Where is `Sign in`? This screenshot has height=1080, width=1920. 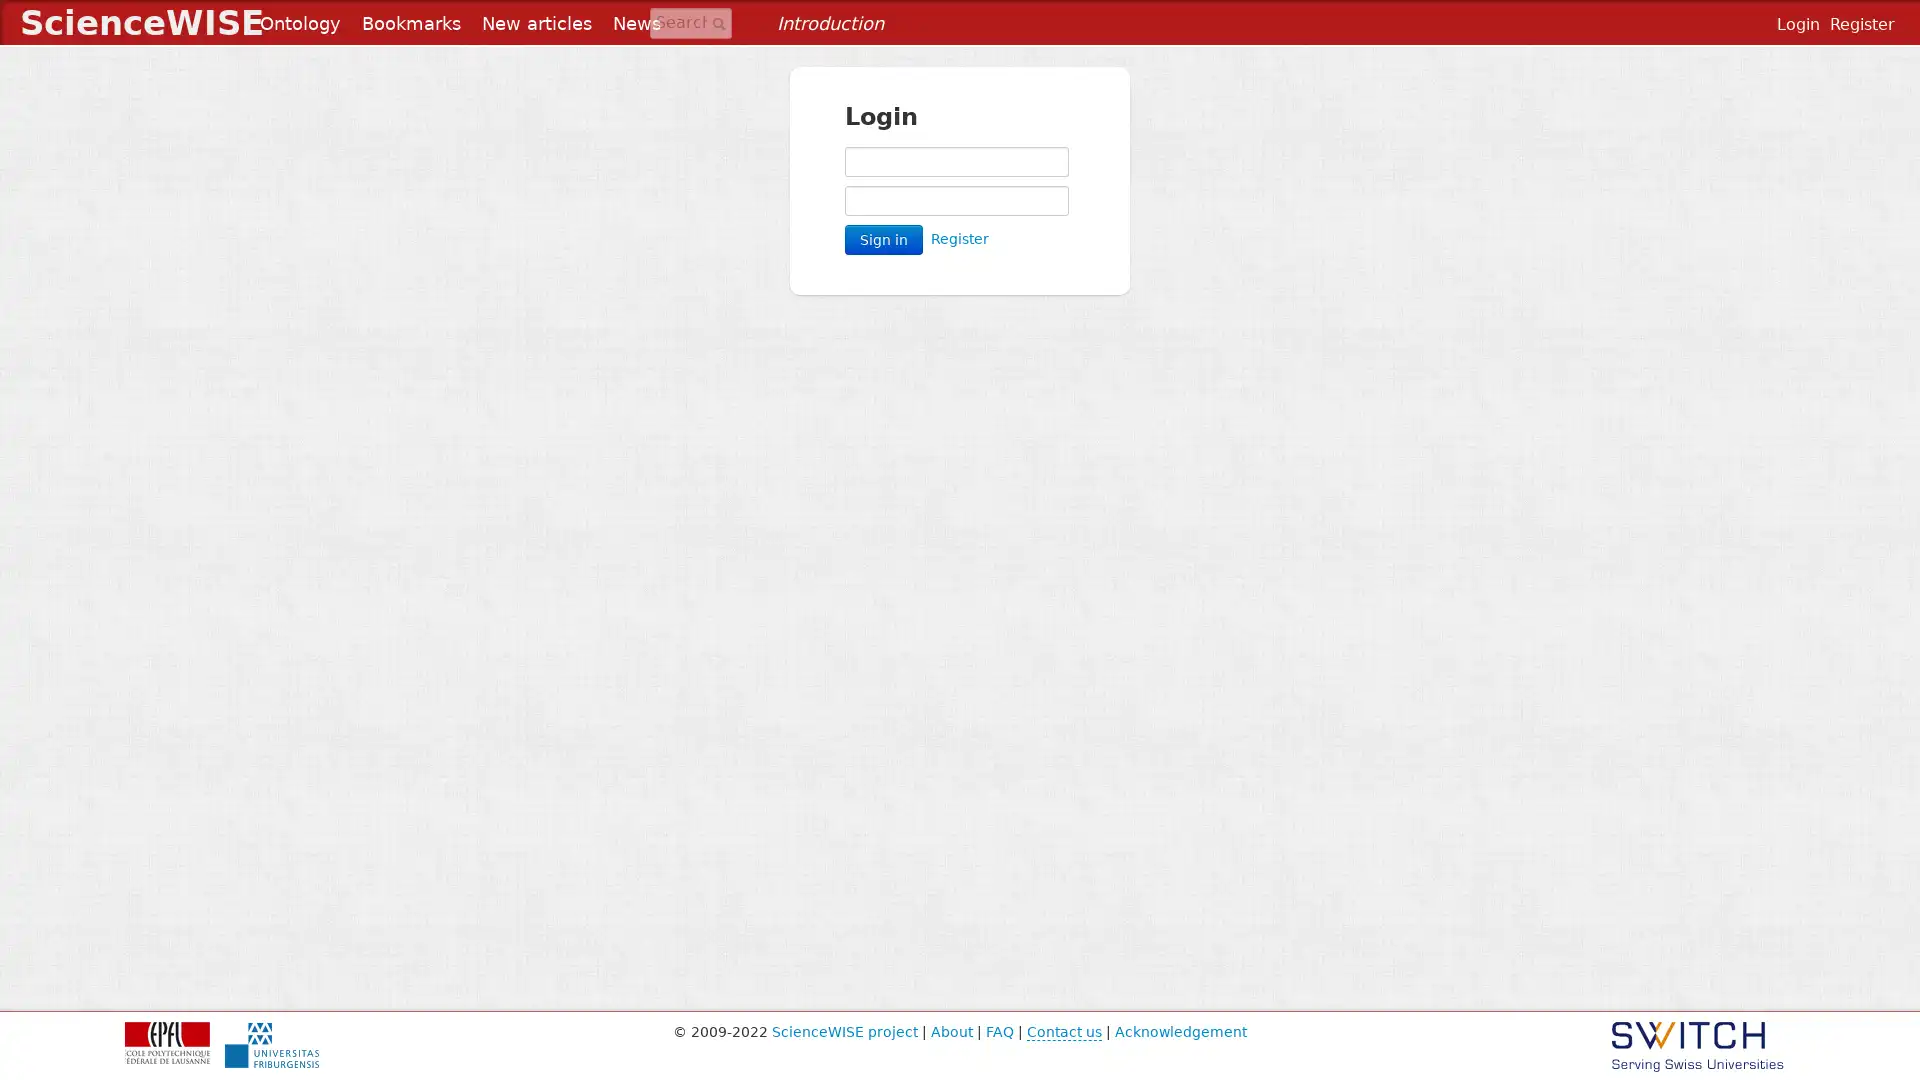 Sign in is located at coordinates (882, 238).